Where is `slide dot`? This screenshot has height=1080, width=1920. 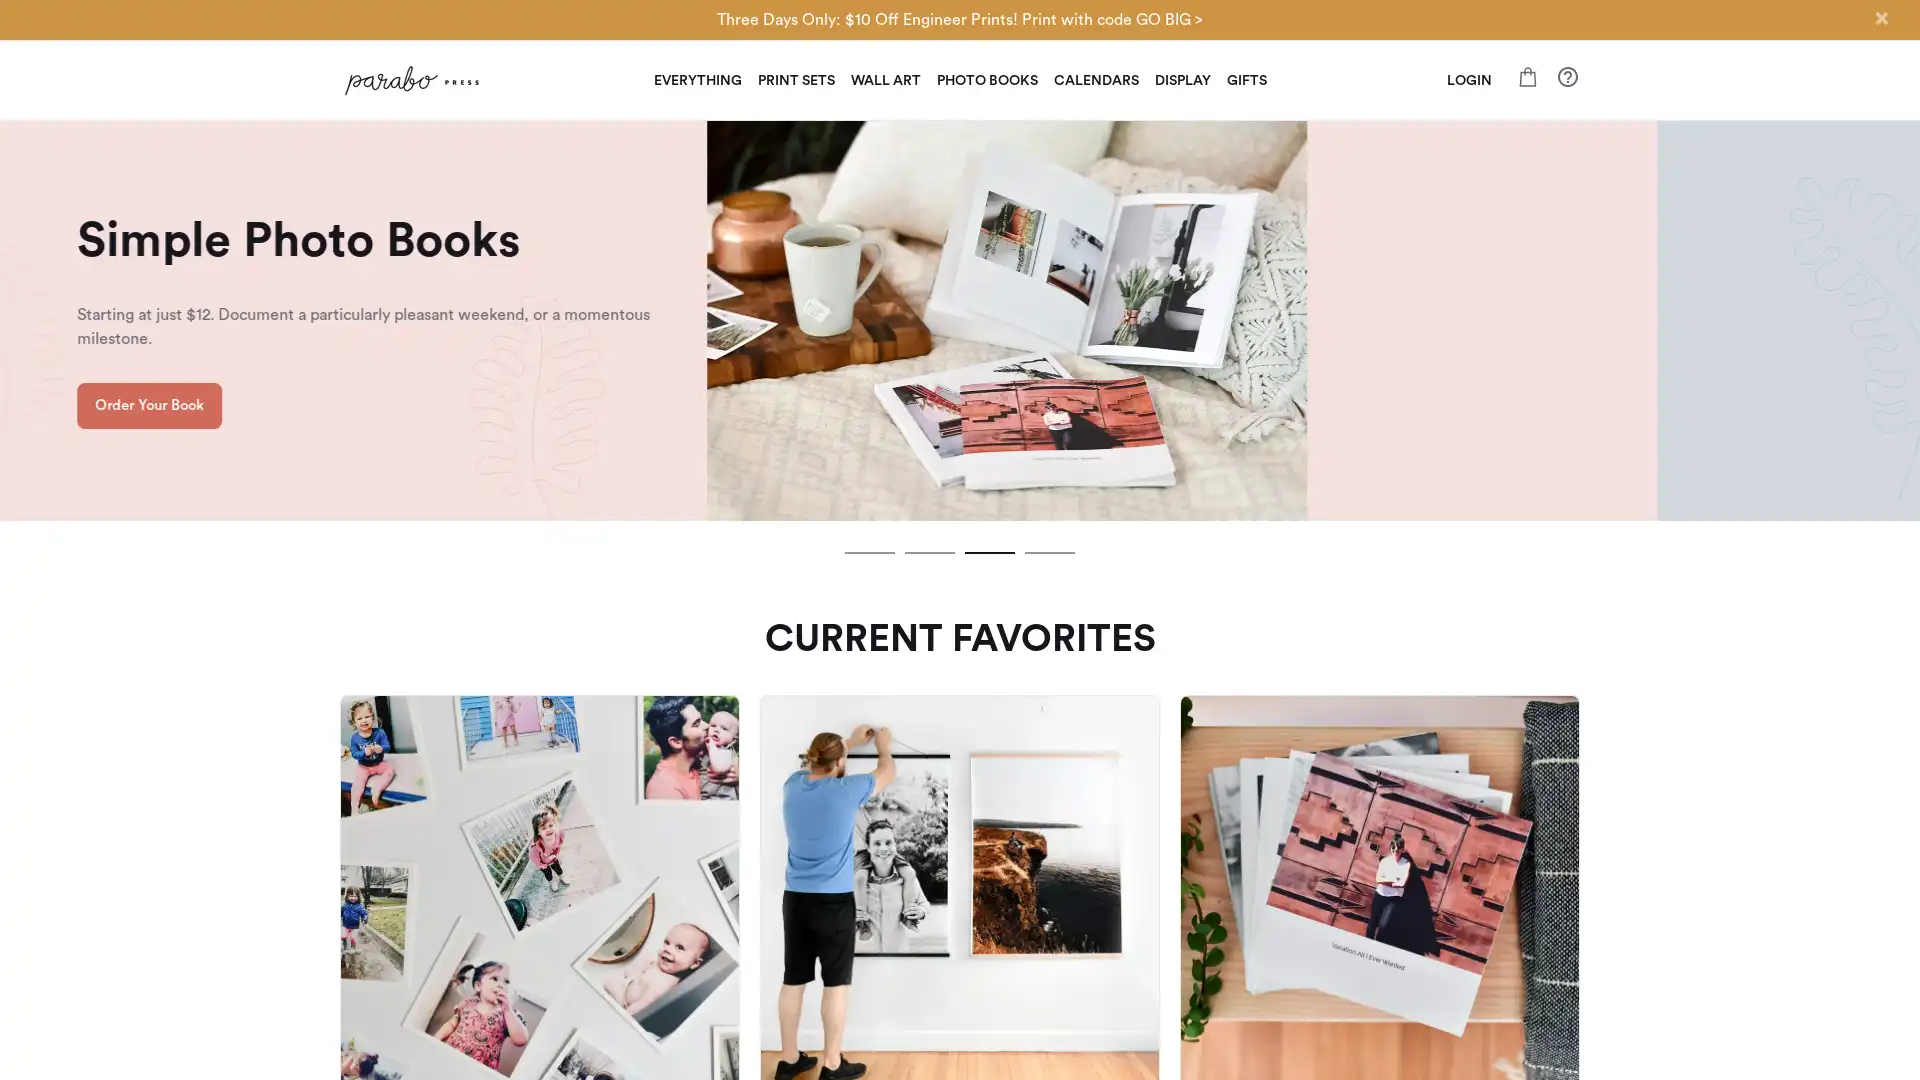
slide dot is located at coordinates (929, 552).